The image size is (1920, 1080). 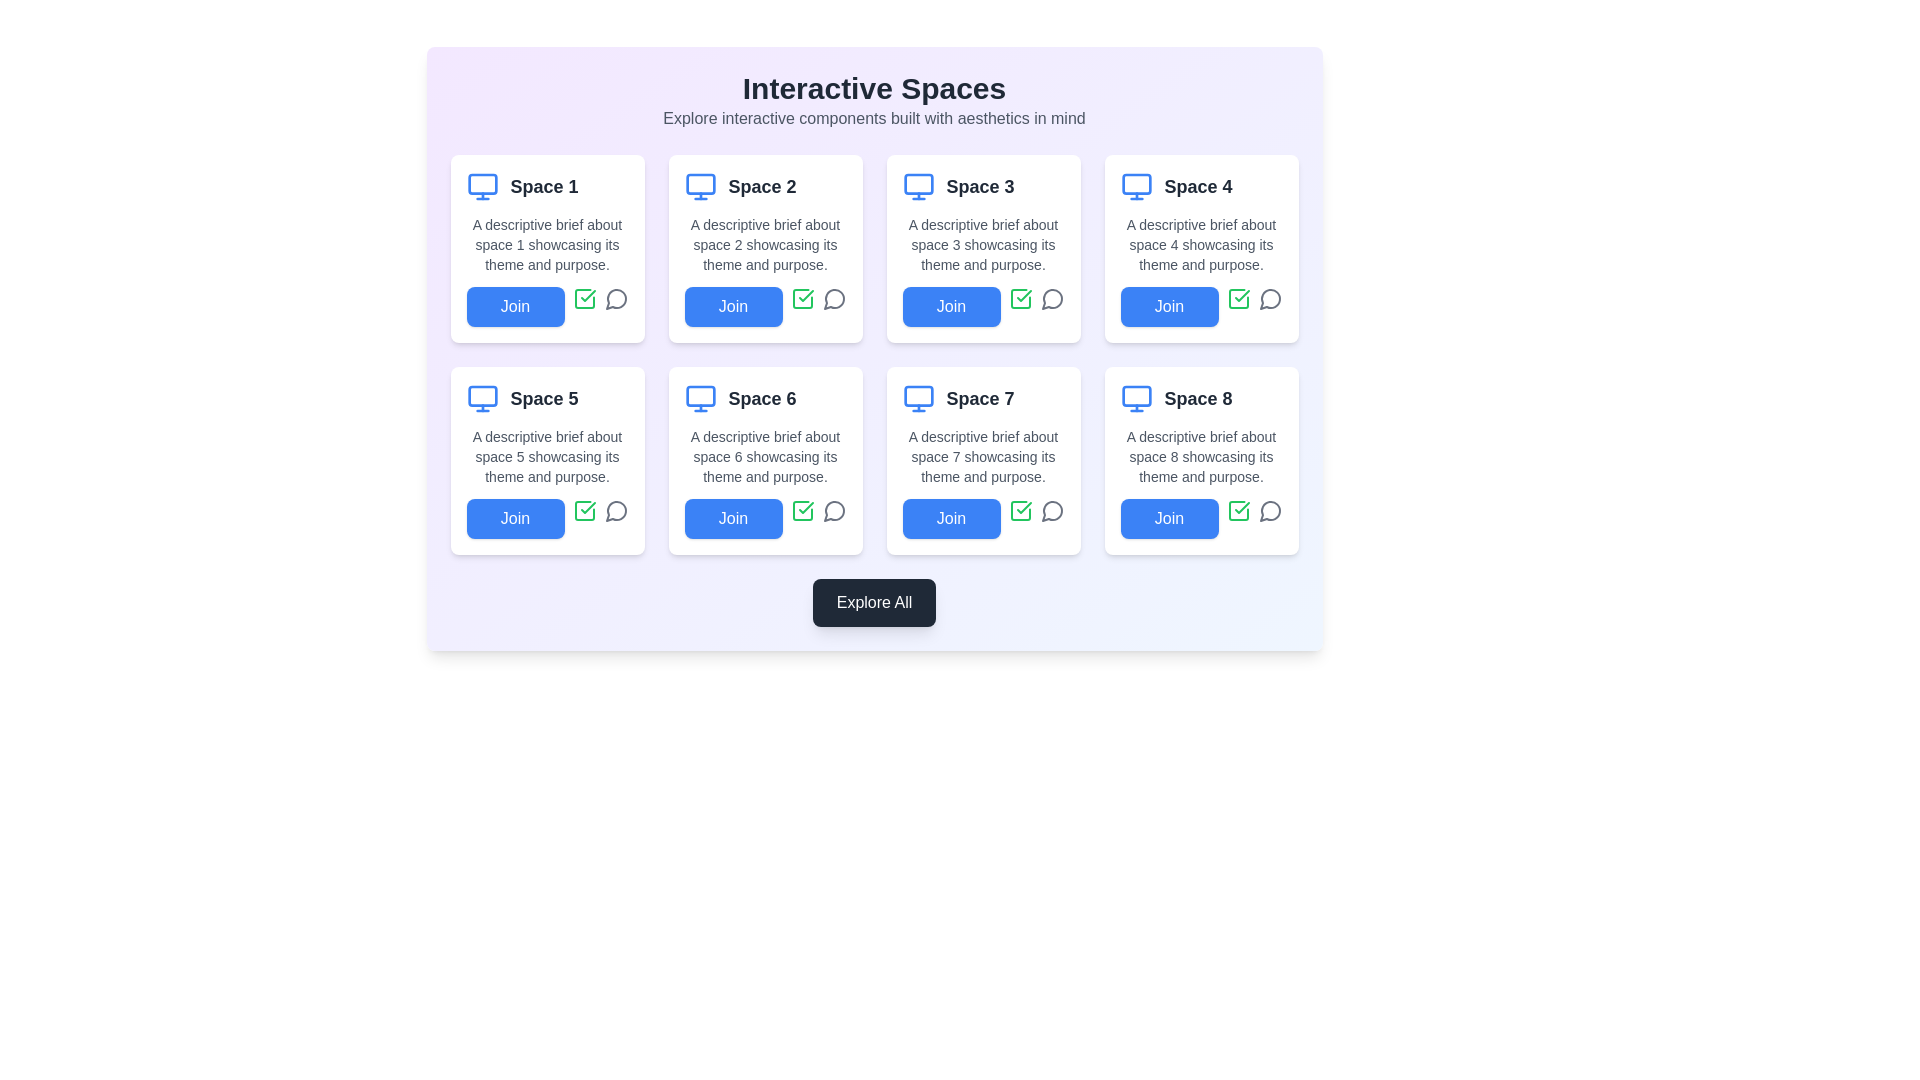 What do you see at coordinates (1200, 244) in the screenshot?
I see `the text element providing description about the 'Space 4' theme, located below the heading 'Space 4' and above the 'Join' button in the fourth card of the grid layout` at bounding box center [1200, 244].